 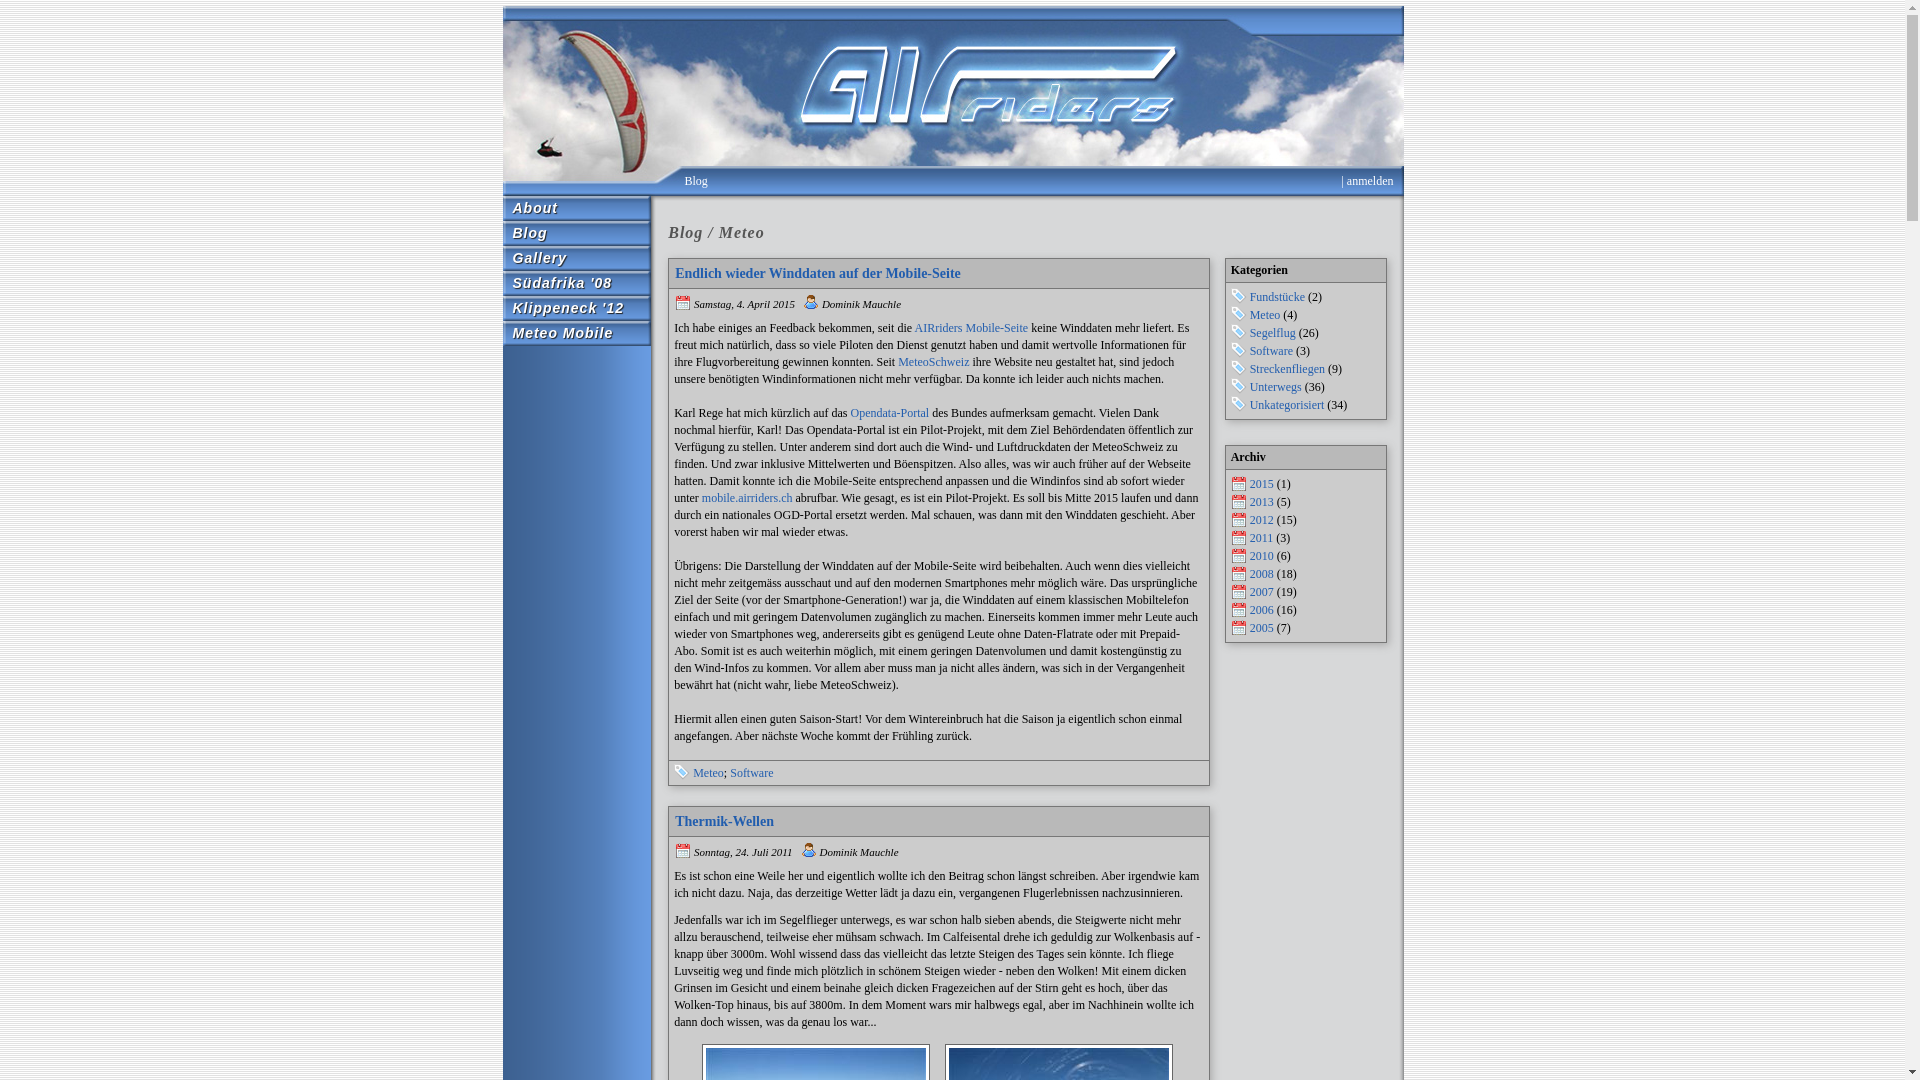 What do you see at coordinates (575, 230) in the screenshot?
I see `'Blog'` at bounding box center [575, 230].